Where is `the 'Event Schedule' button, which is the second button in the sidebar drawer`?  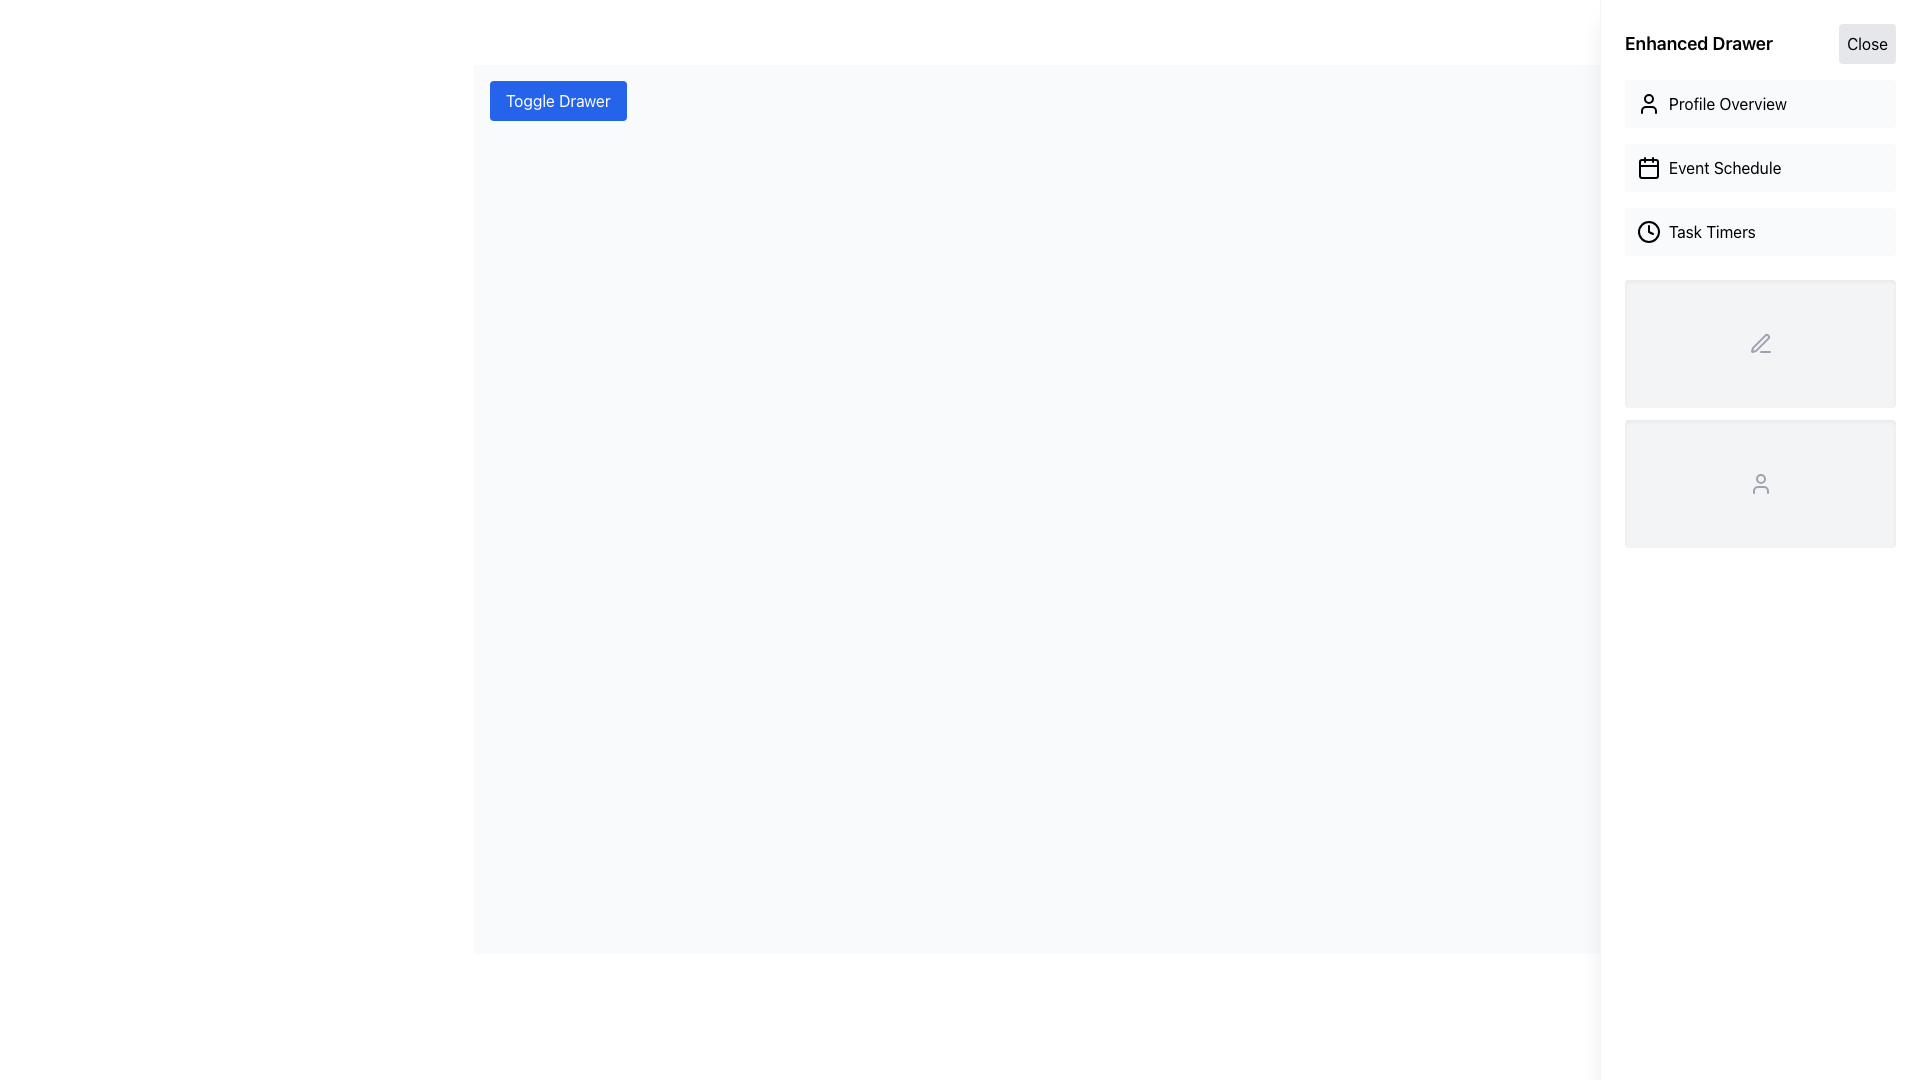
the 'Event Schedule' button, which is the second button in the sidebar drawer is located at coordinates (1760, 167).